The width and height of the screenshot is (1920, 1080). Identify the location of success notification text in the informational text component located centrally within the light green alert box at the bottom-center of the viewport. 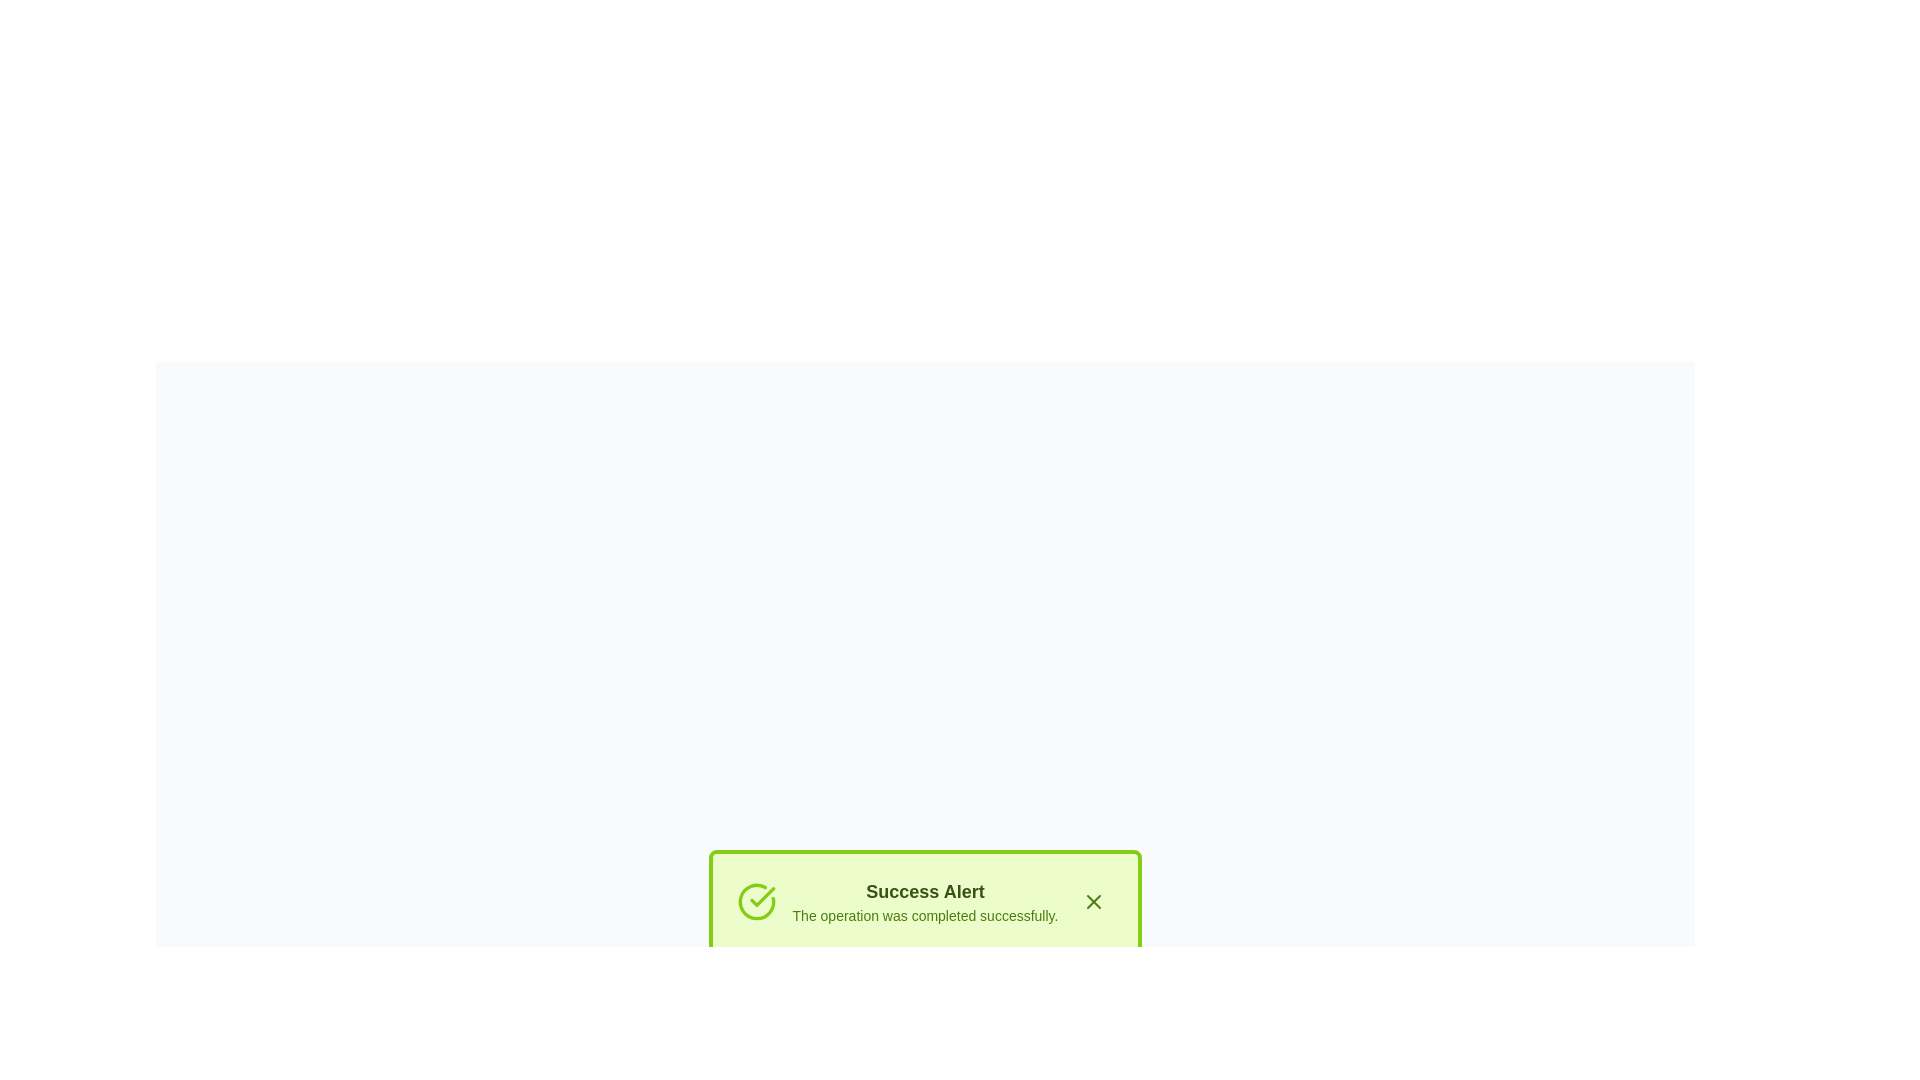
(924, 902).